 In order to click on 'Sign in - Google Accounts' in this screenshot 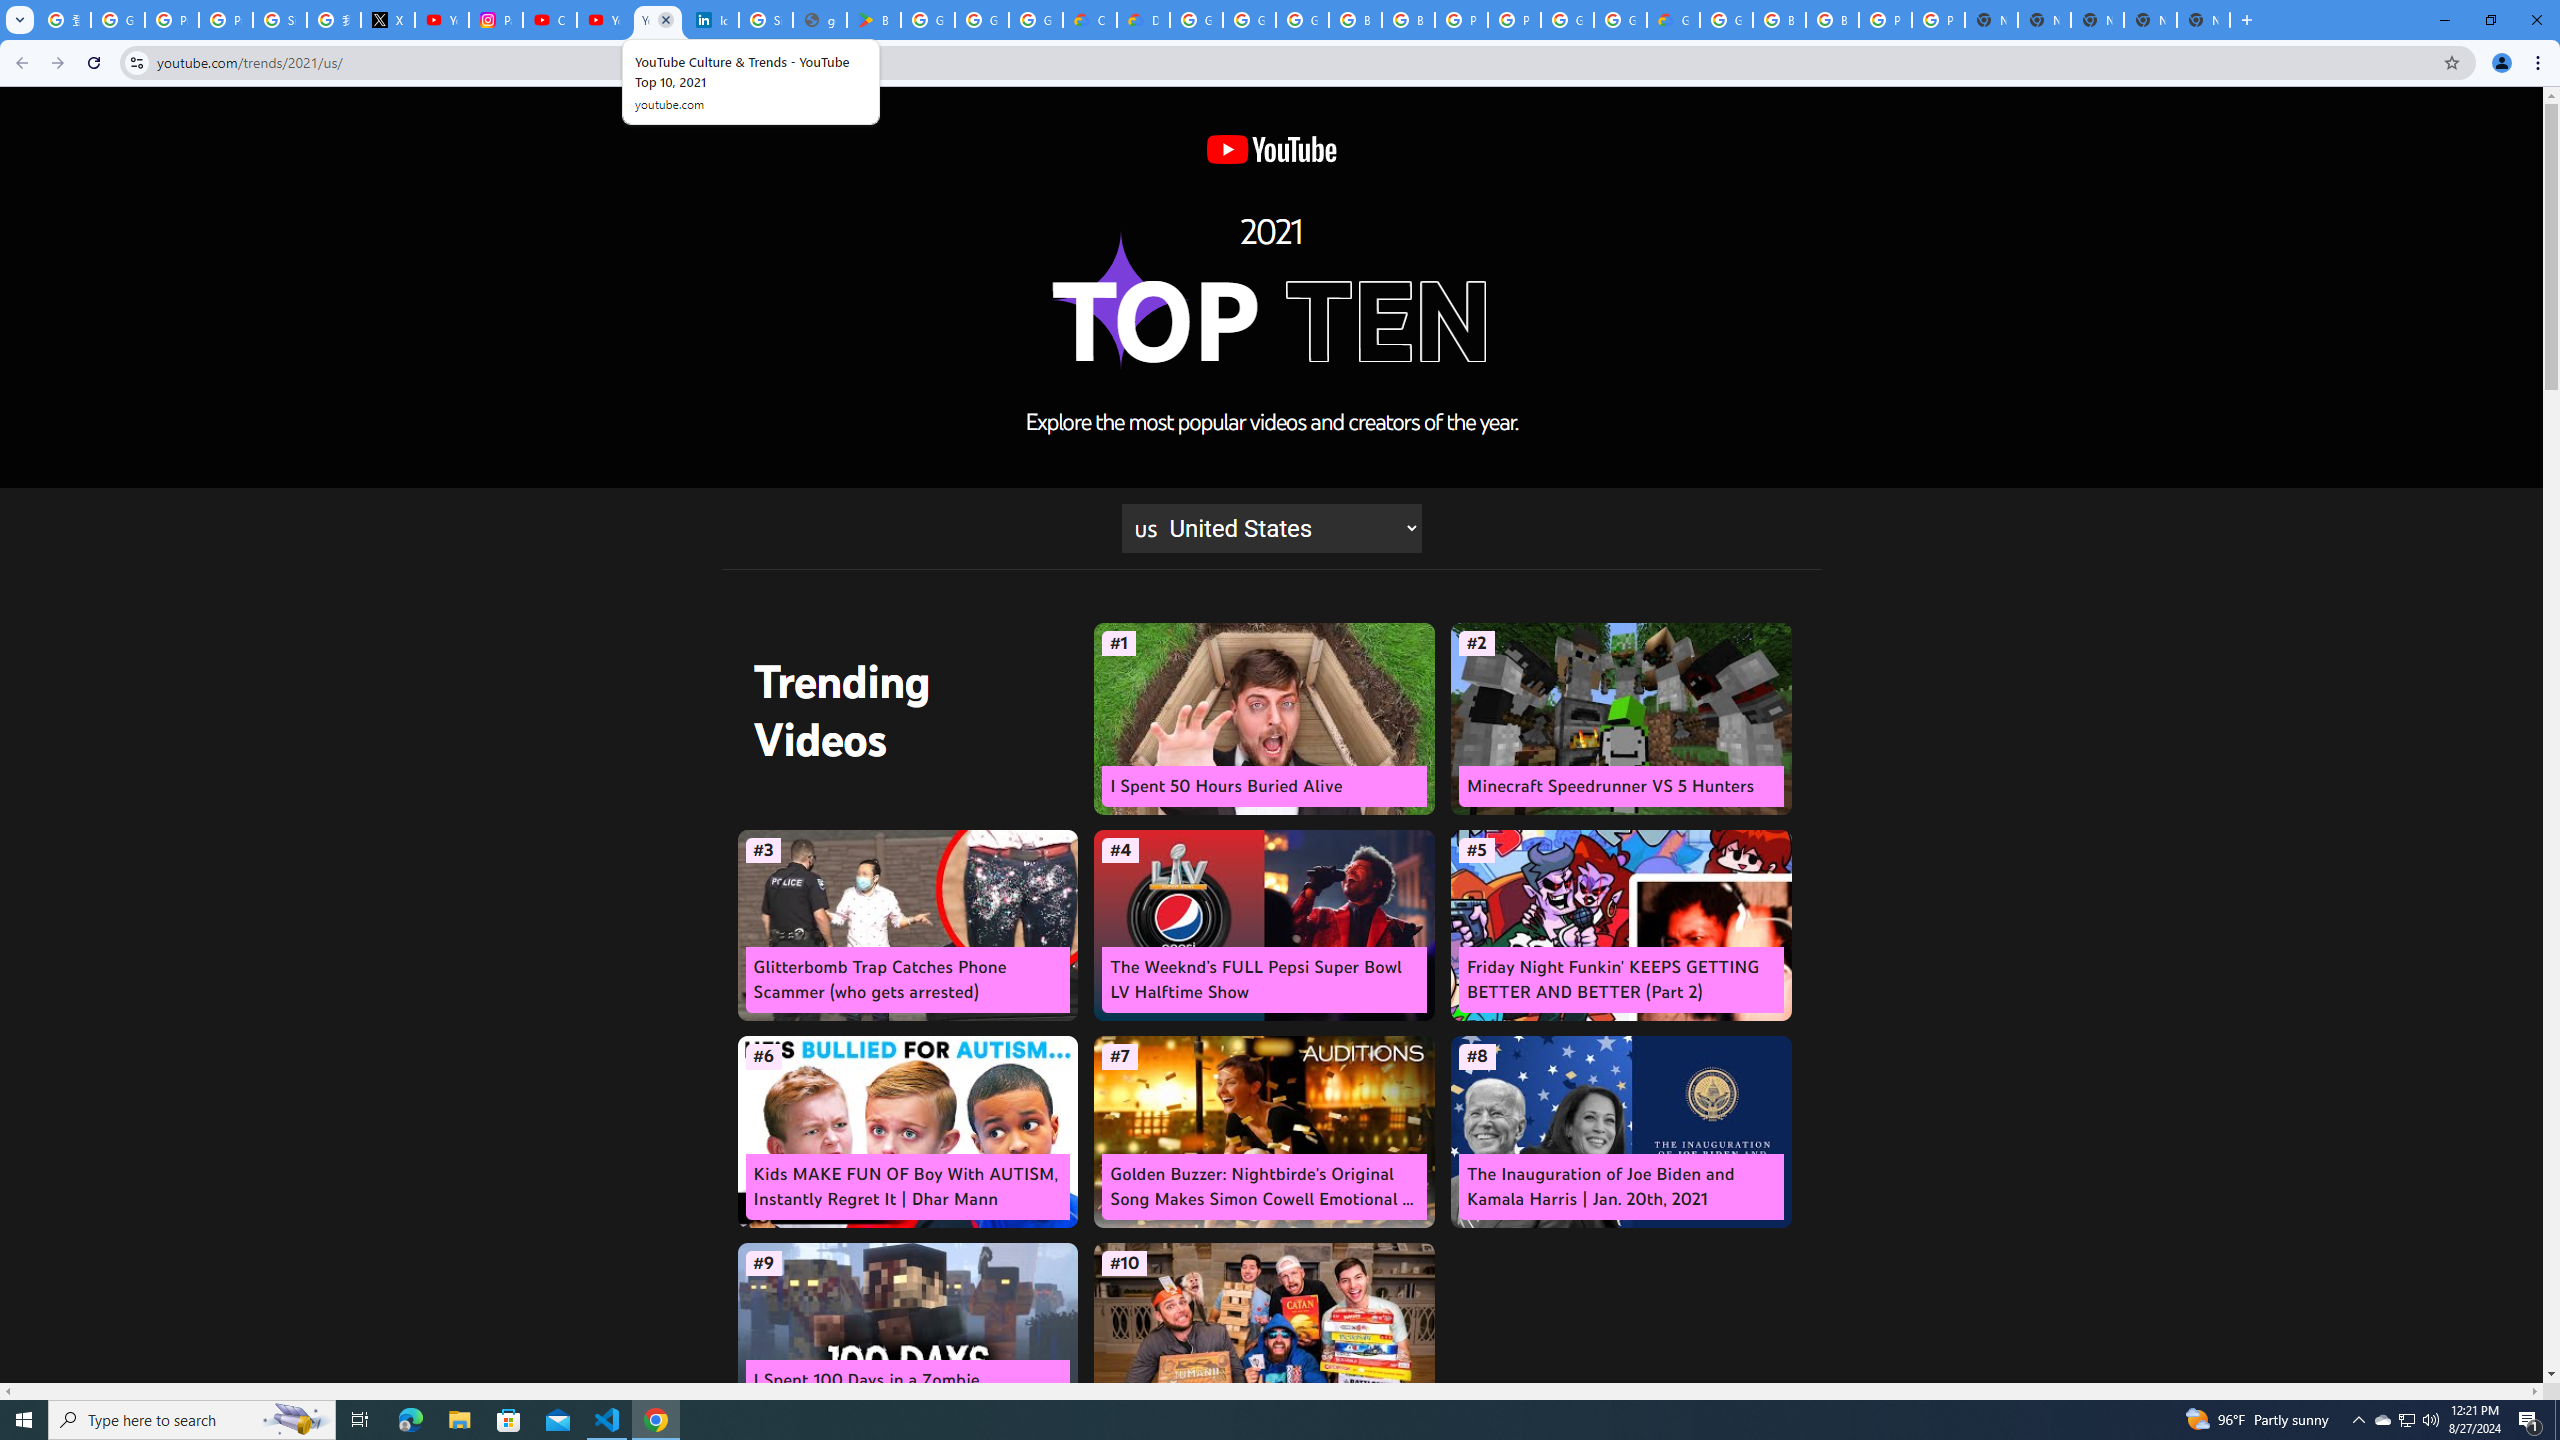, I will do `click(765, 19)`.